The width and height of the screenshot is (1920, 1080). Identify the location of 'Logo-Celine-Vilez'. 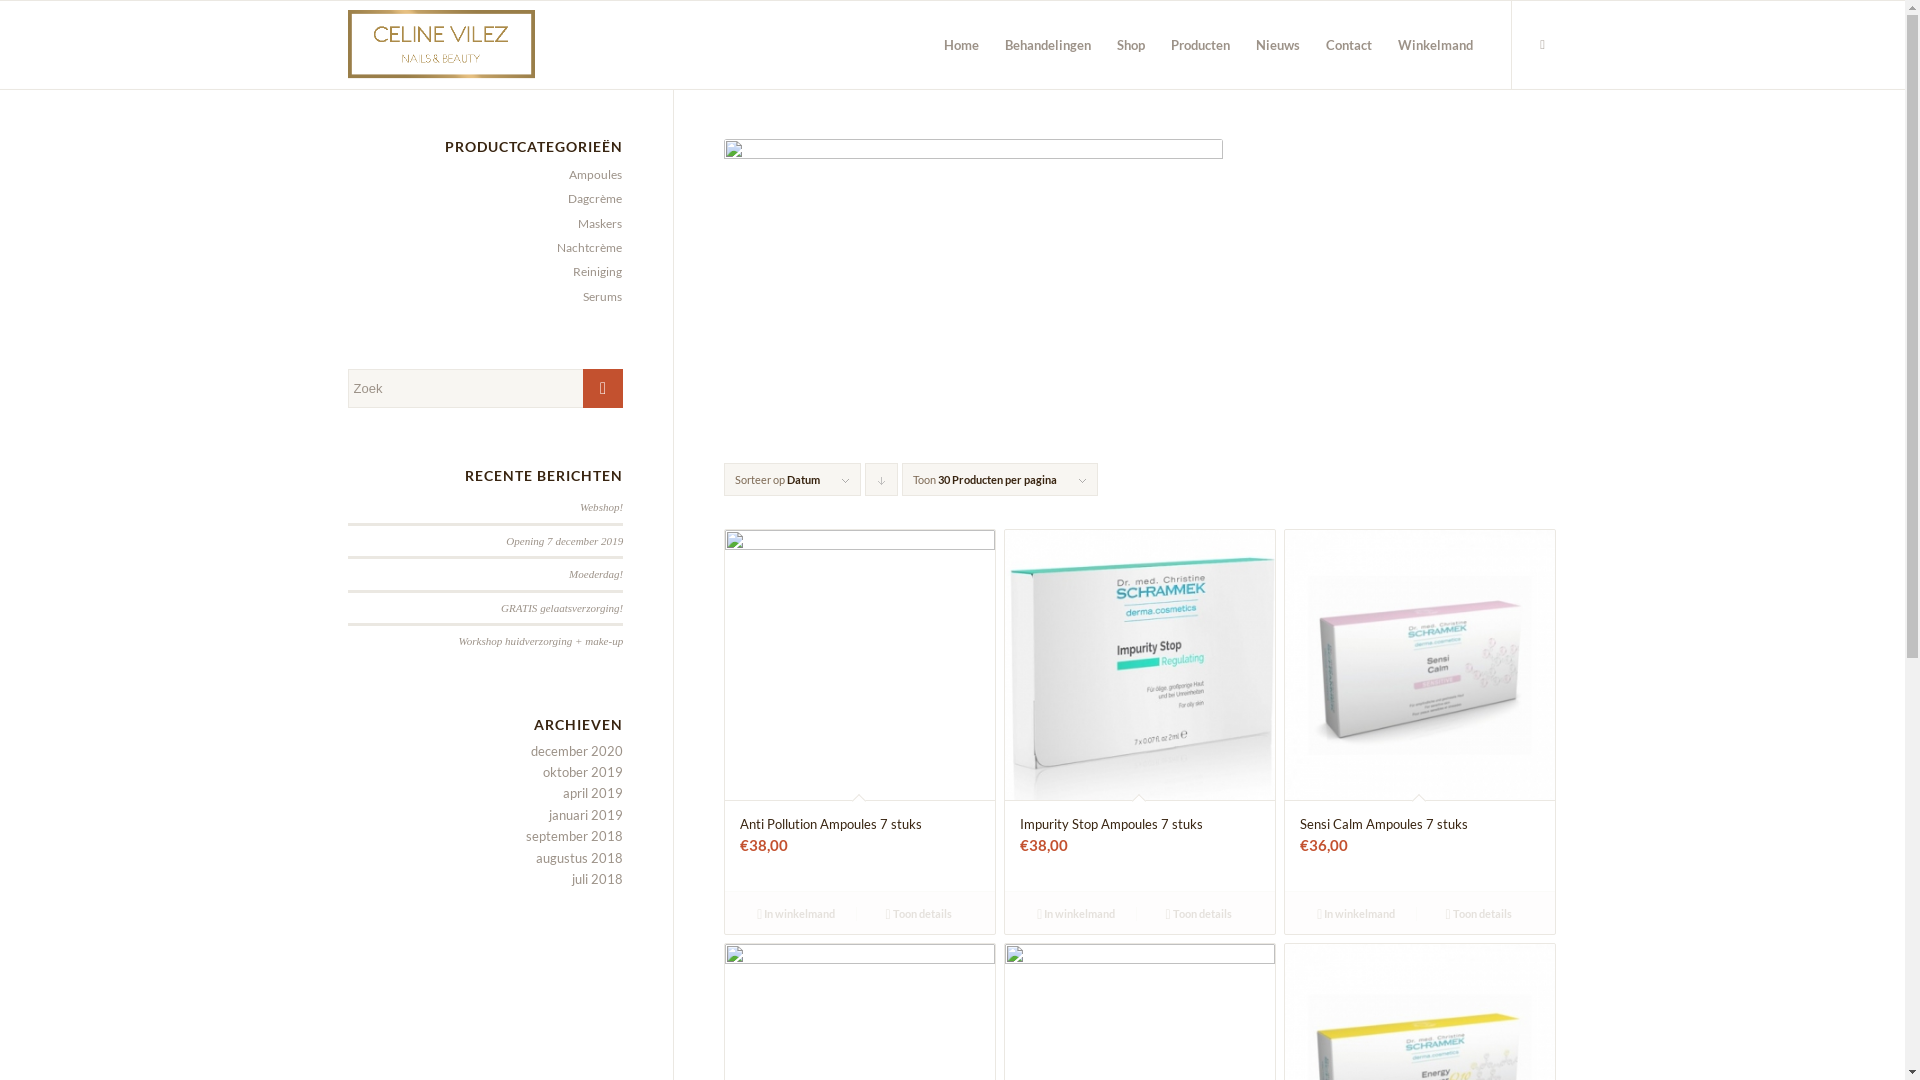
(347, 45).